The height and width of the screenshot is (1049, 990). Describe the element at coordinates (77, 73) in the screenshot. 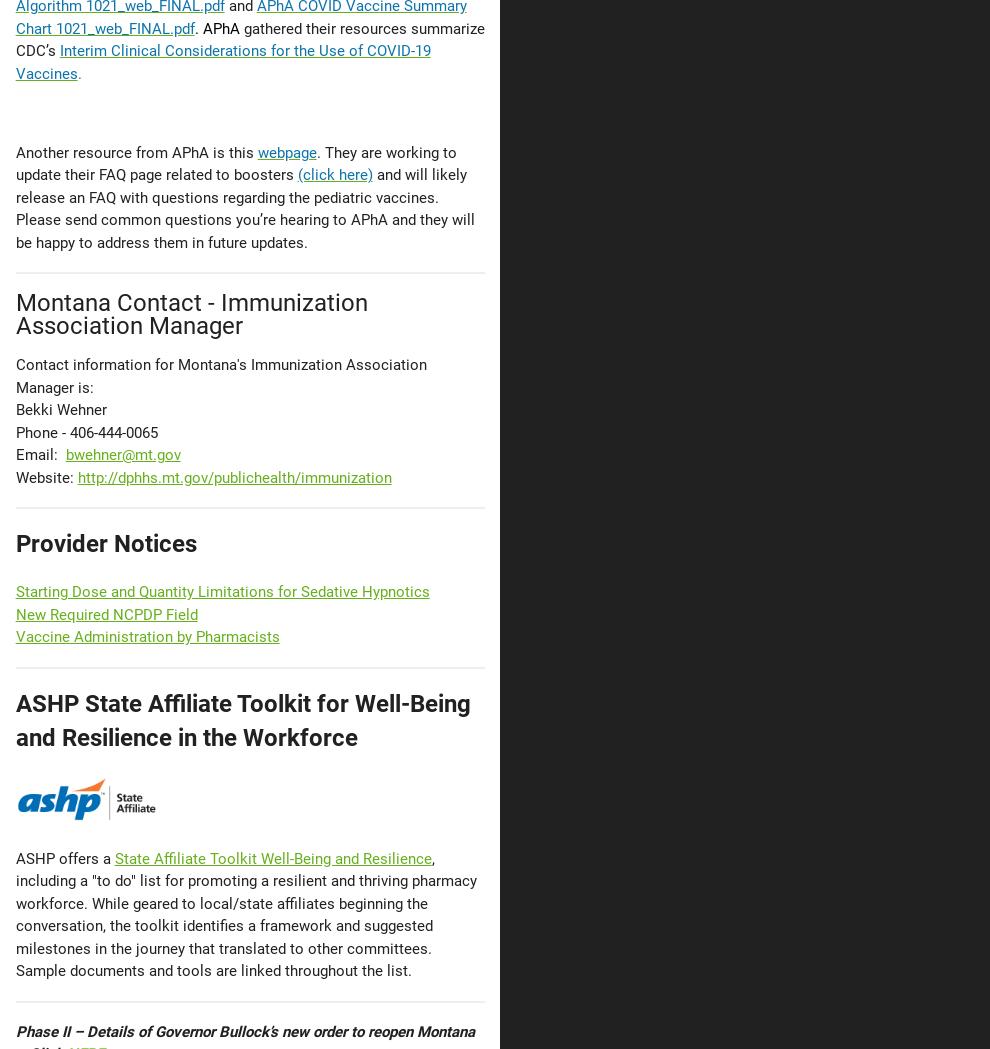

I see `'.'` at that location.